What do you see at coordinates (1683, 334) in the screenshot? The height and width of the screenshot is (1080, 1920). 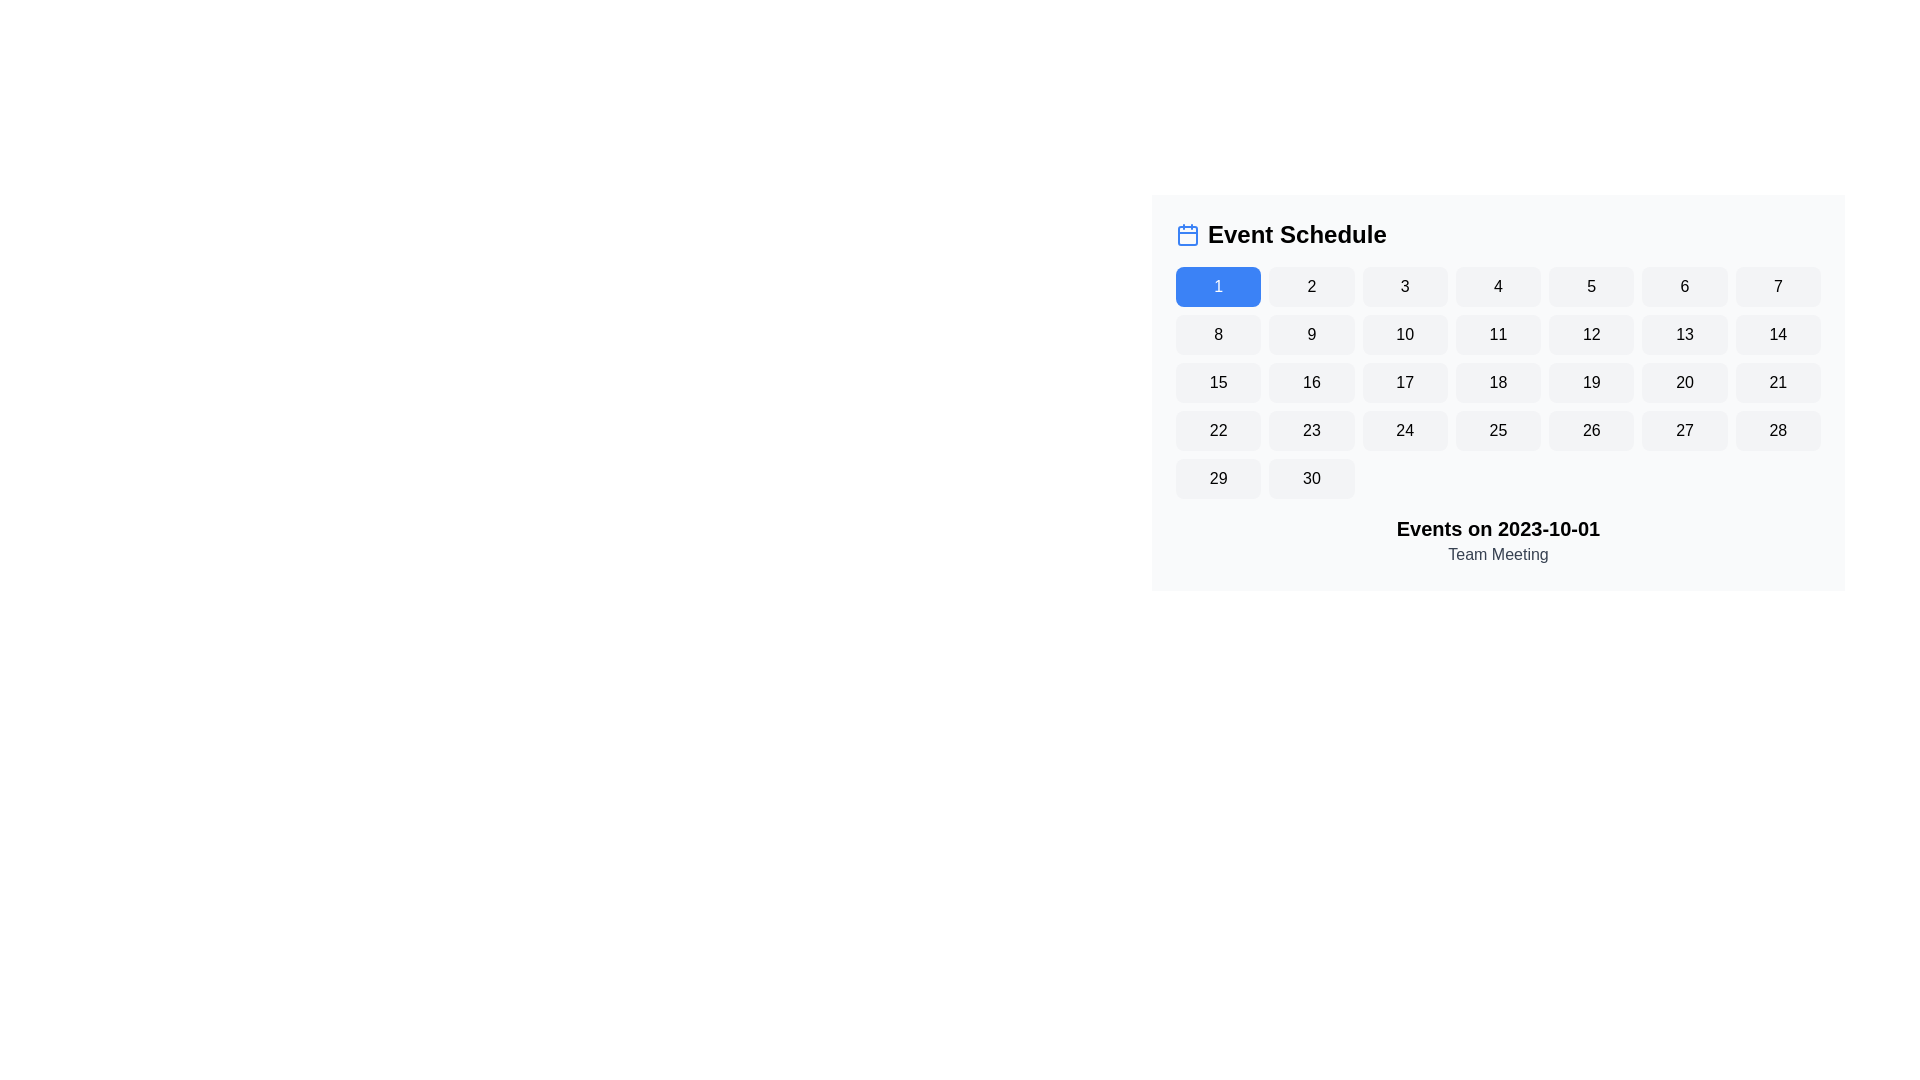 I see `the interactive calendar cell representing the 13th day` at bounding box center [1683, 334].